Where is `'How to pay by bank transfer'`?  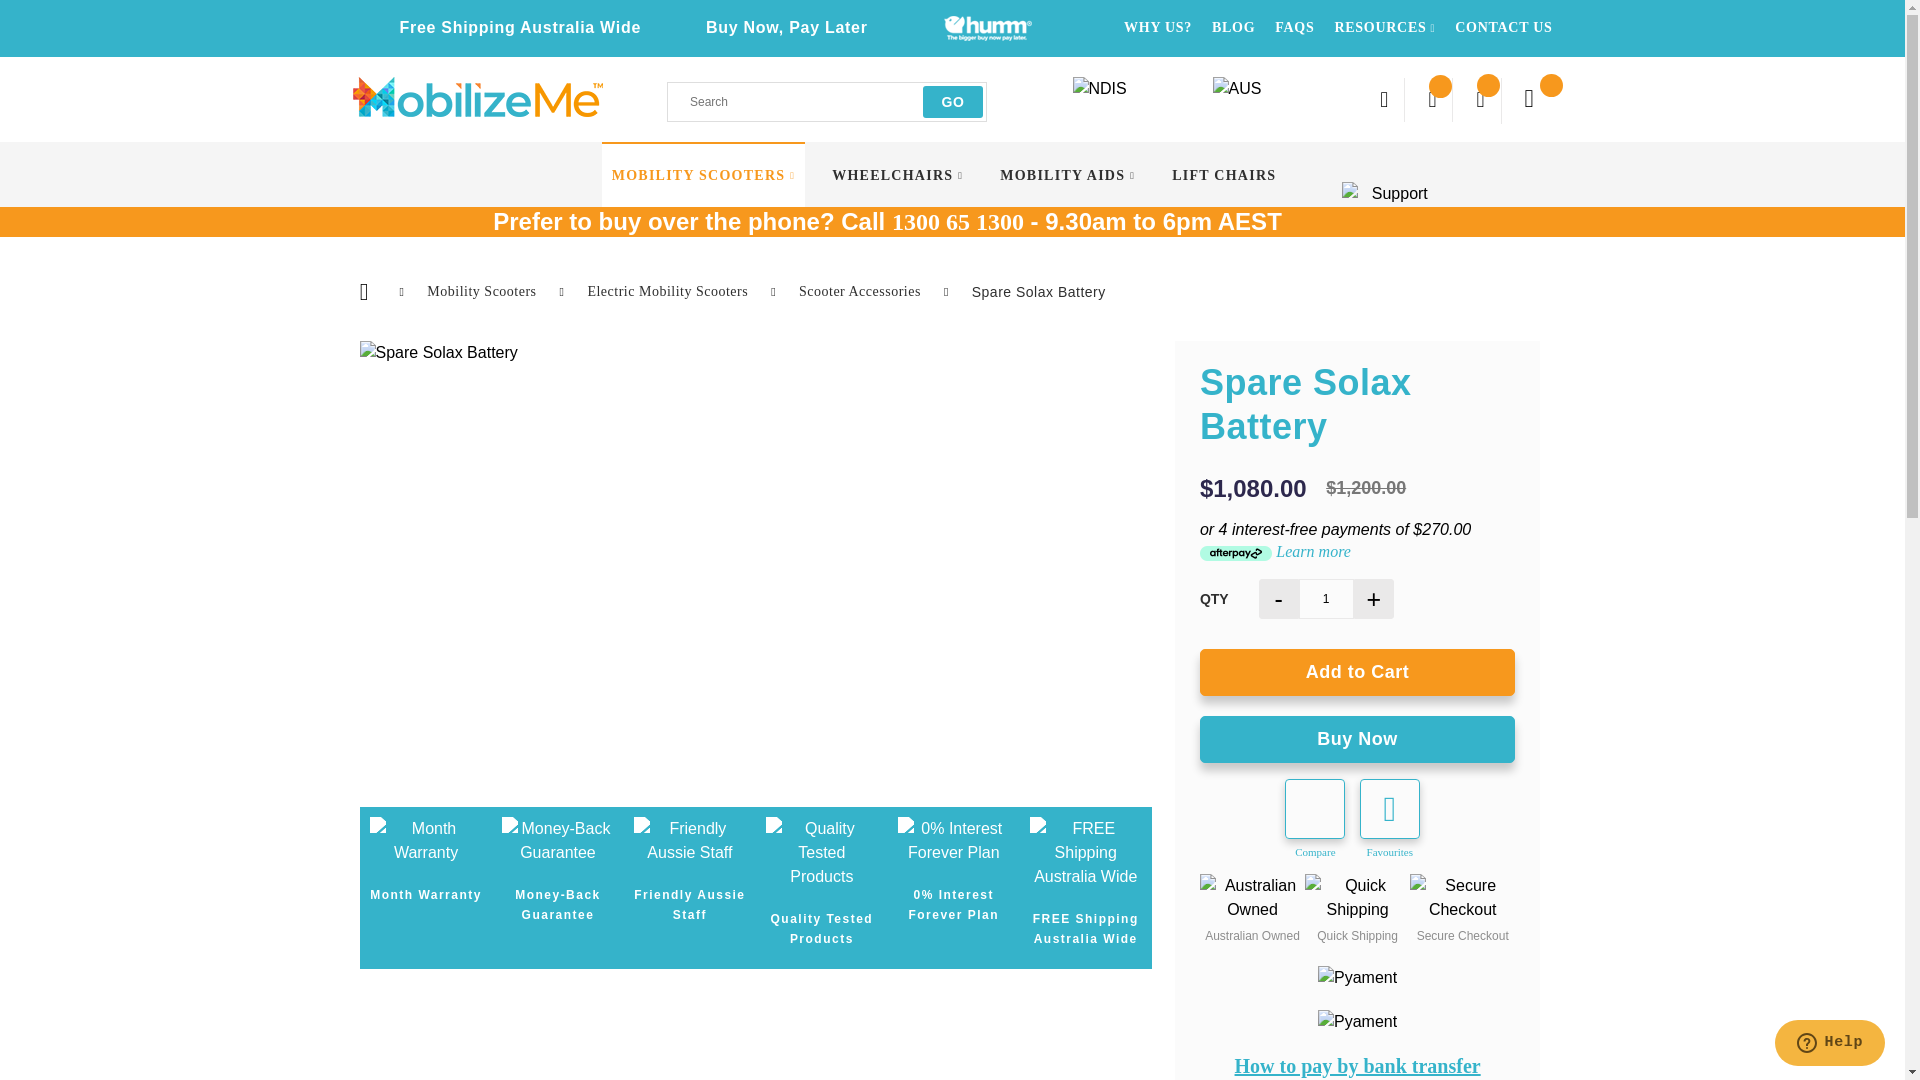
'How to pay by bank transfer' is located at coordinates (1358, 1064).